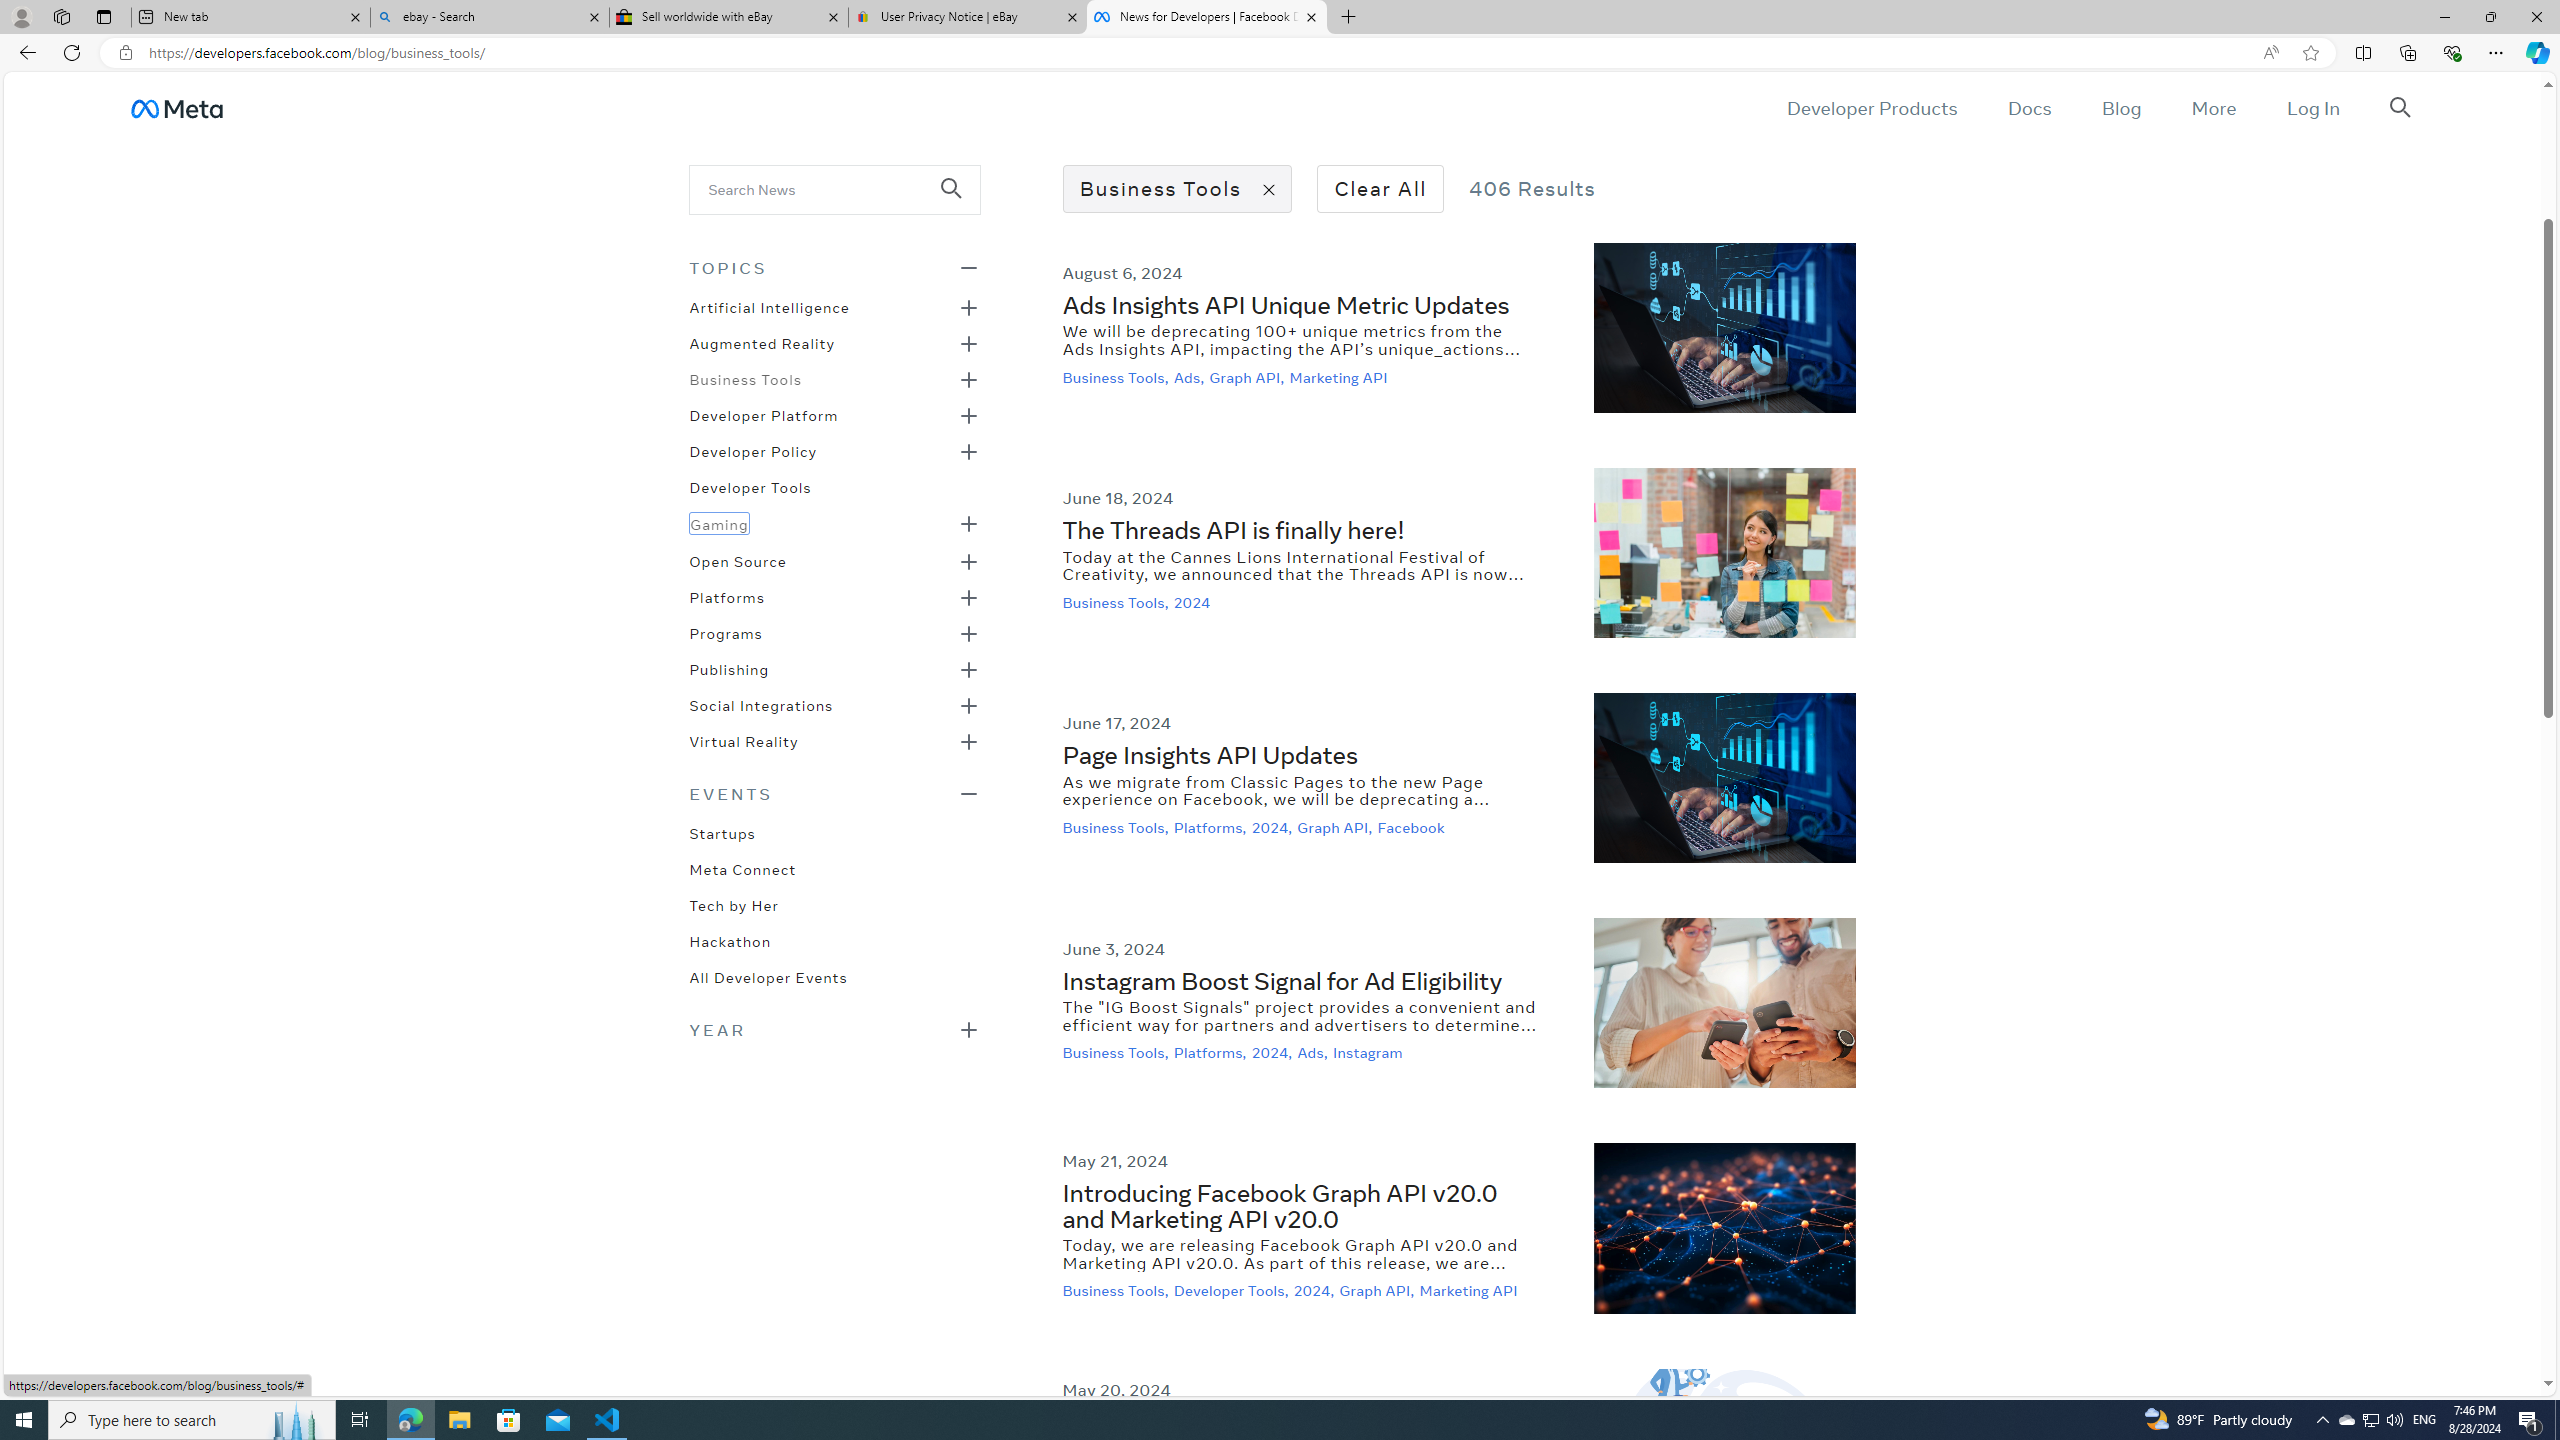  I want to click on 'Facebook', so click(1413, 827).